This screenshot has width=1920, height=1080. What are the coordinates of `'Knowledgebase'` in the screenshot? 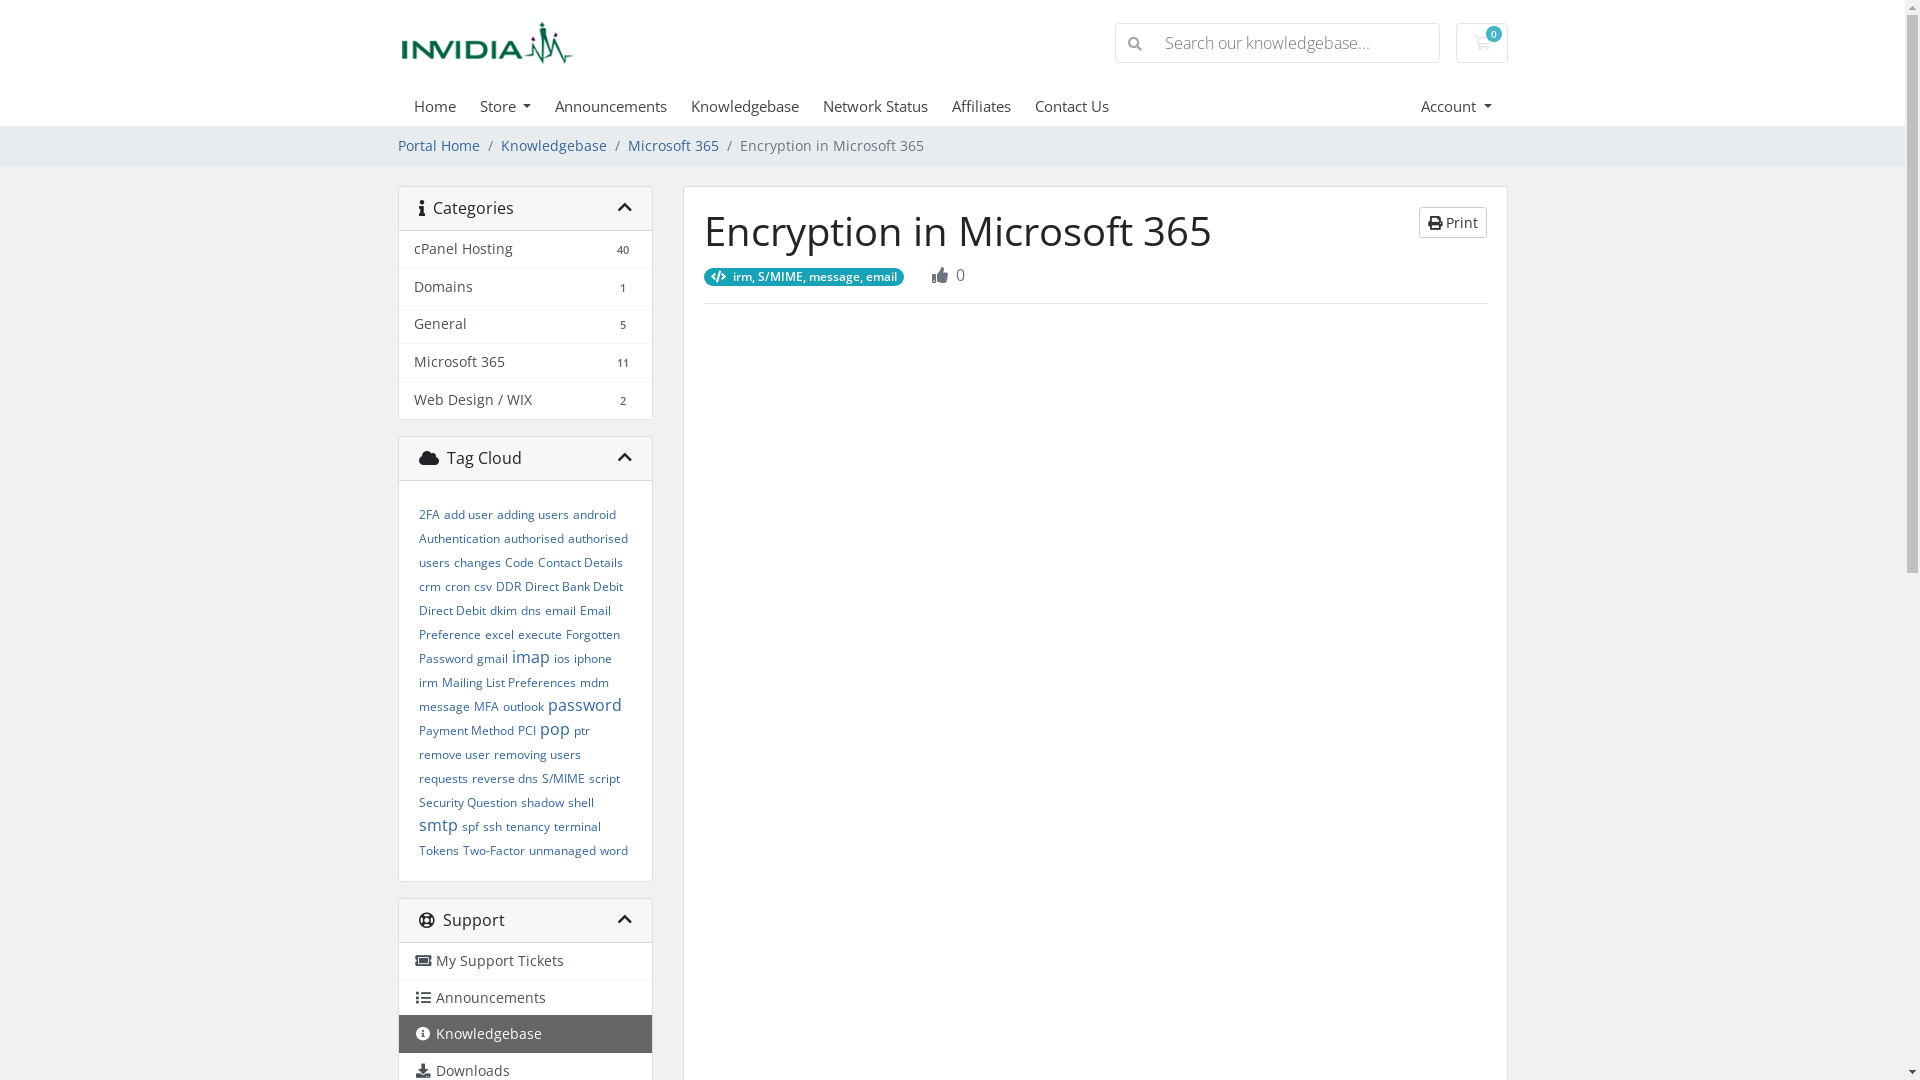 It's located at (552, 145).